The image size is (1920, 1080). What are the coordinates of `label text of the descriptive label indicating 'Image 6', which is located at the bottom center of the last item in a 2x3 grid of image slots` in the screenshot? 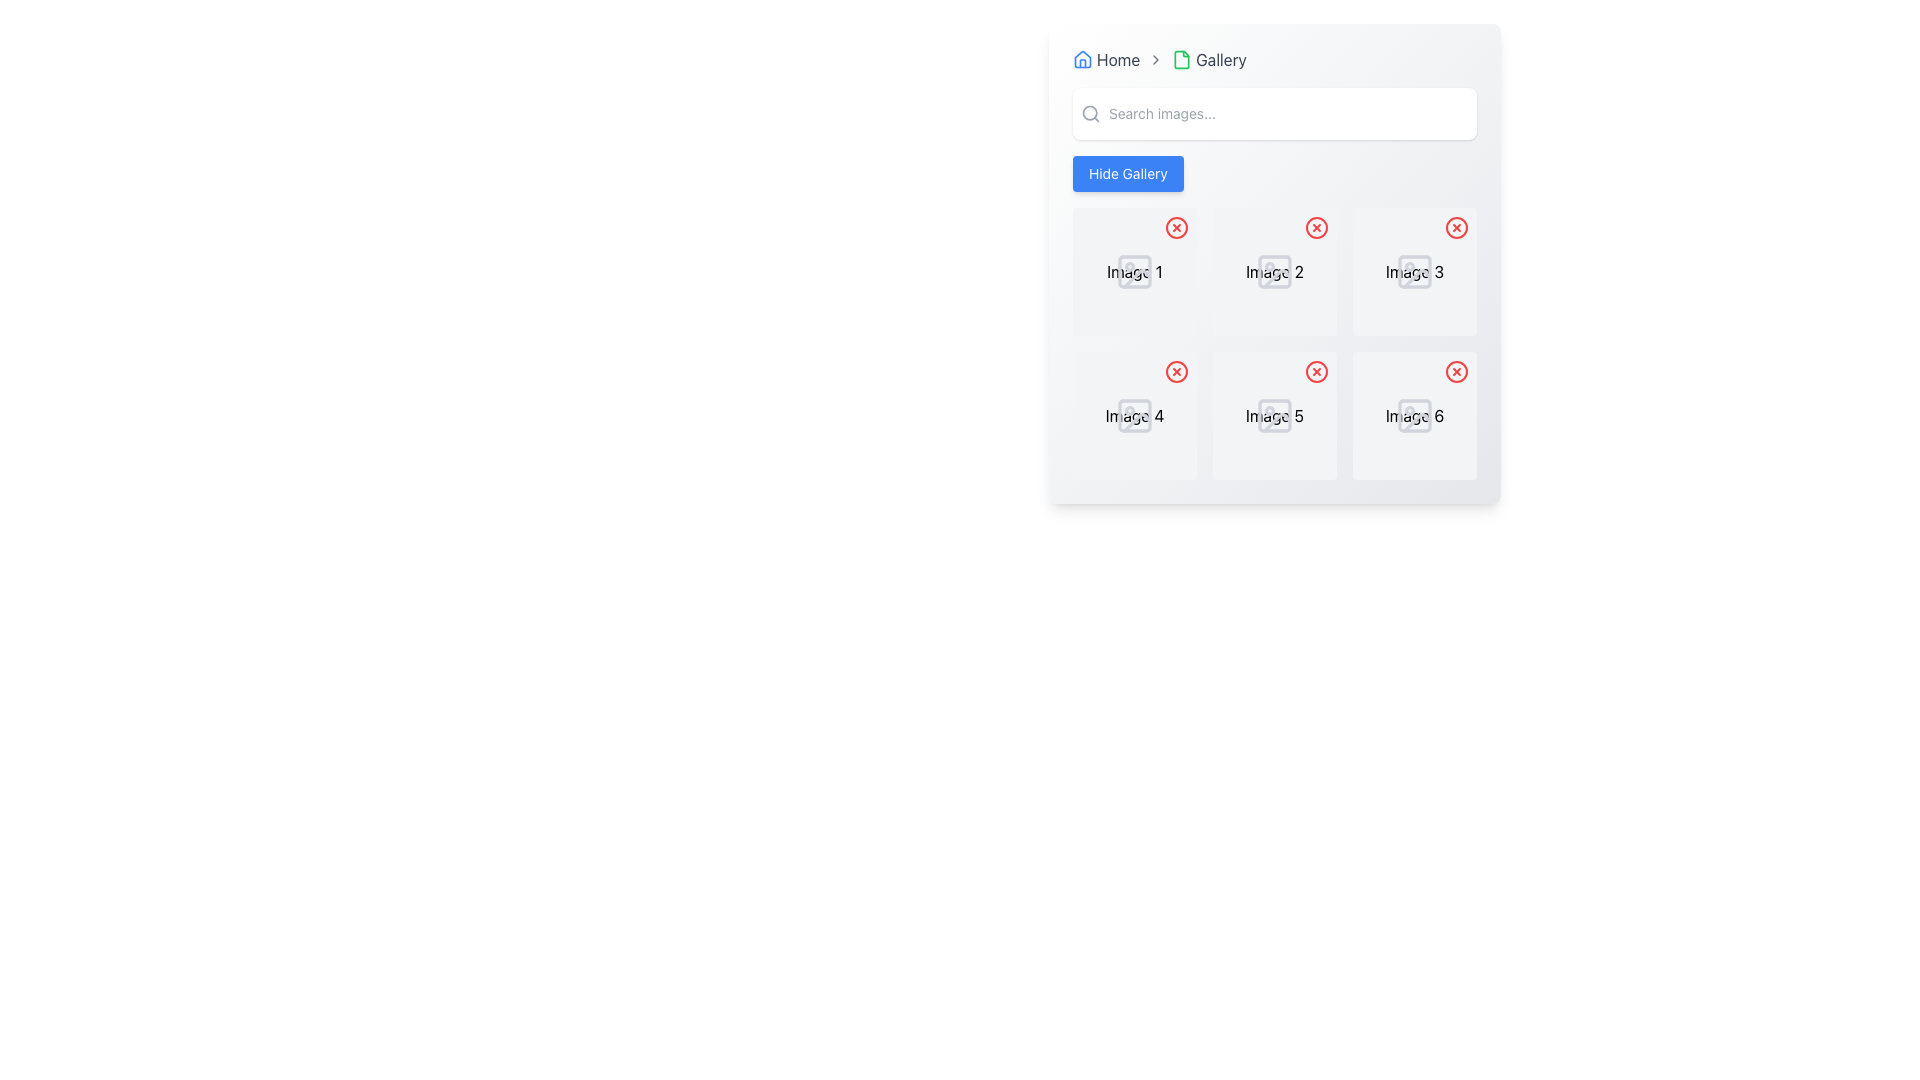 It's located at (1414, 415).